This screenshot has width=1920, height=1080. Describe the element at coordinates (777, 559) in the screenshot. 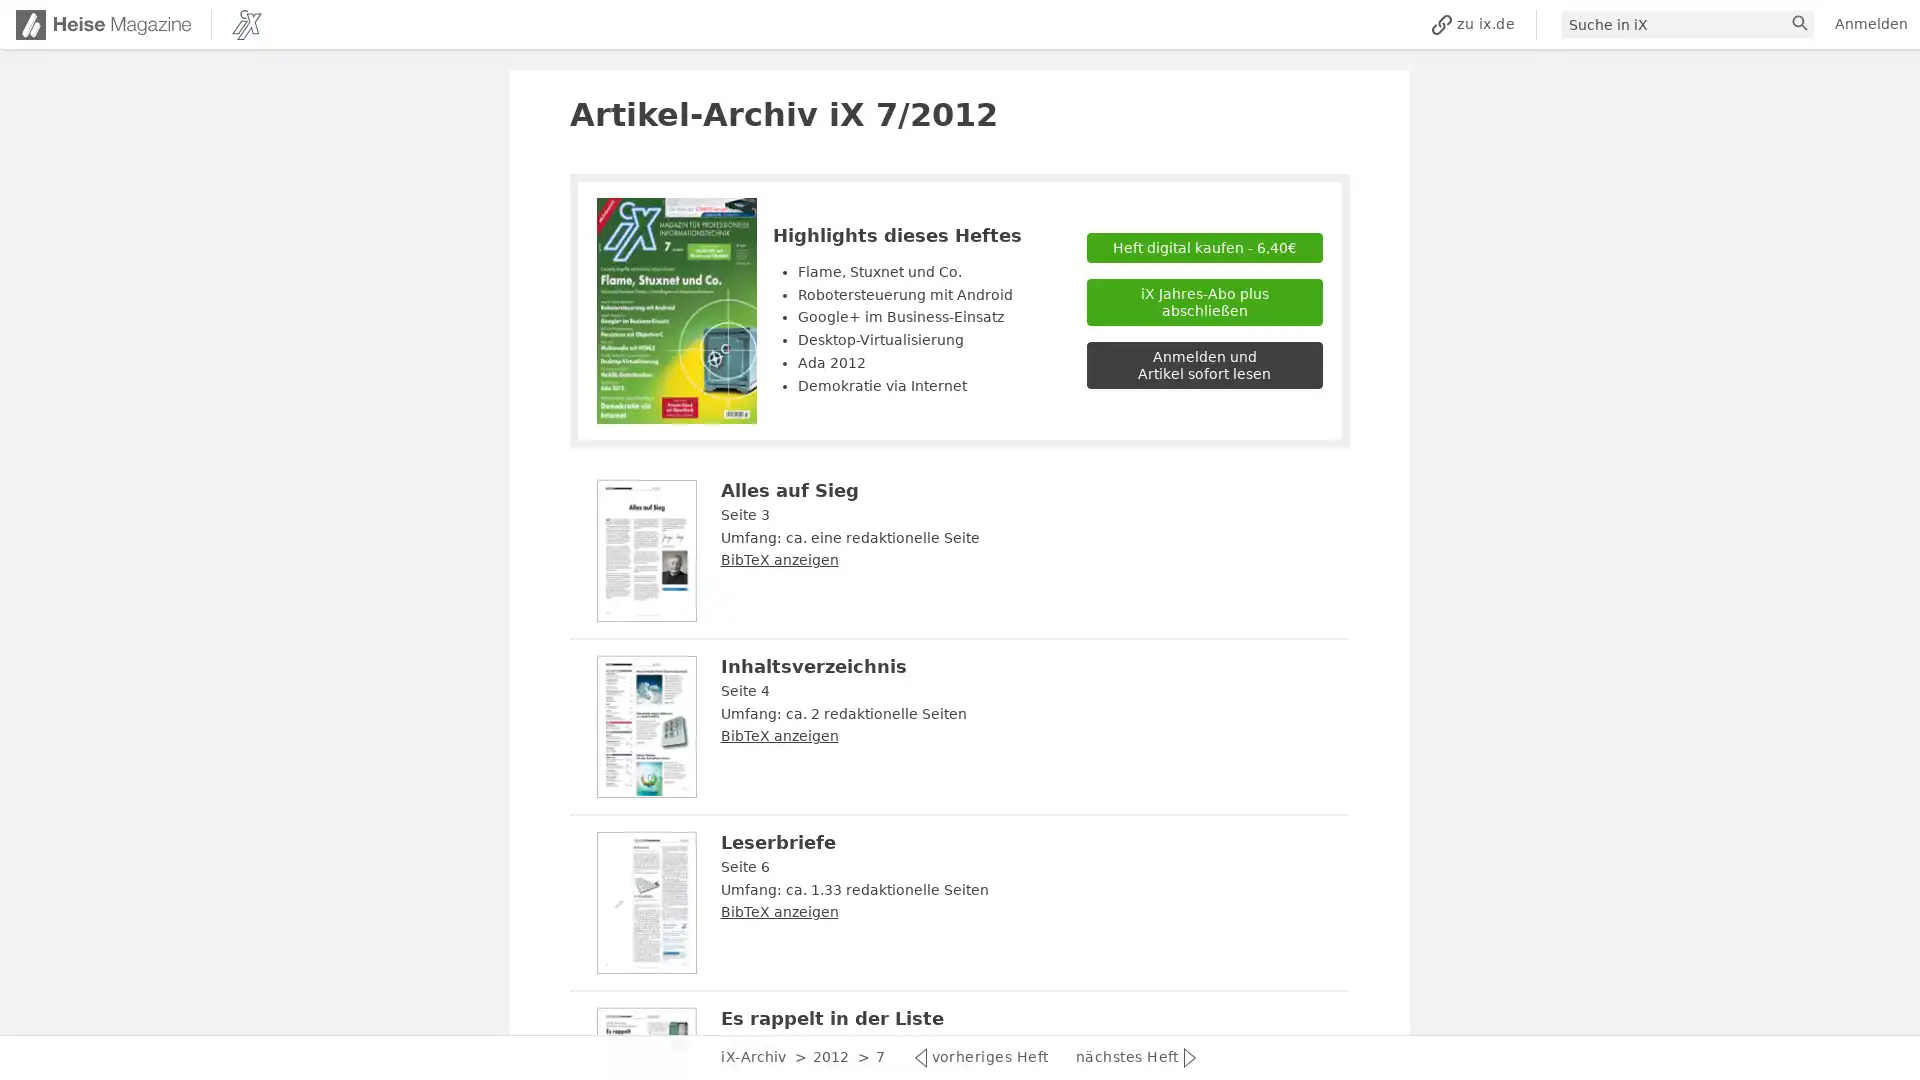

I see `BibTeX anzeigen` at that location.